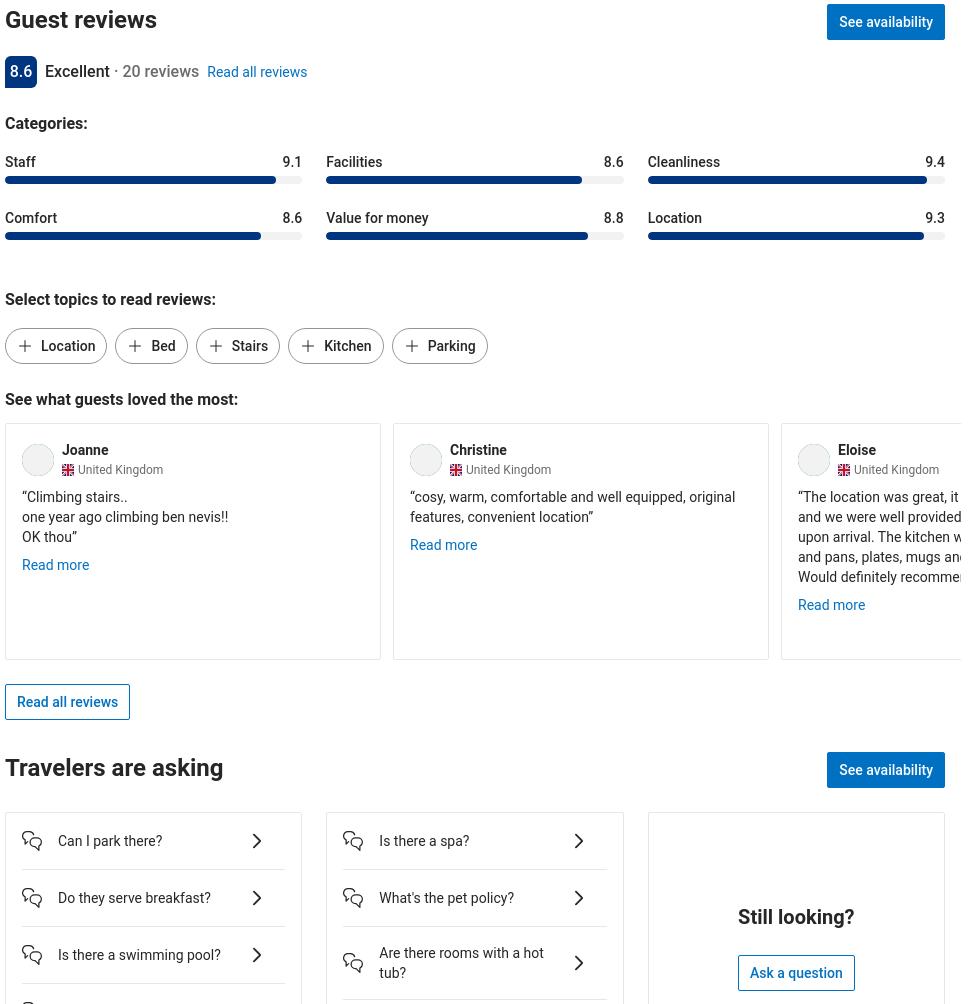 Image resolution: width=969 pixels, height=1004 pixels. What do you see at coordinates (248, 345) in the screenshot?
I see `'Stairs'` at bounding box center [248, 345].